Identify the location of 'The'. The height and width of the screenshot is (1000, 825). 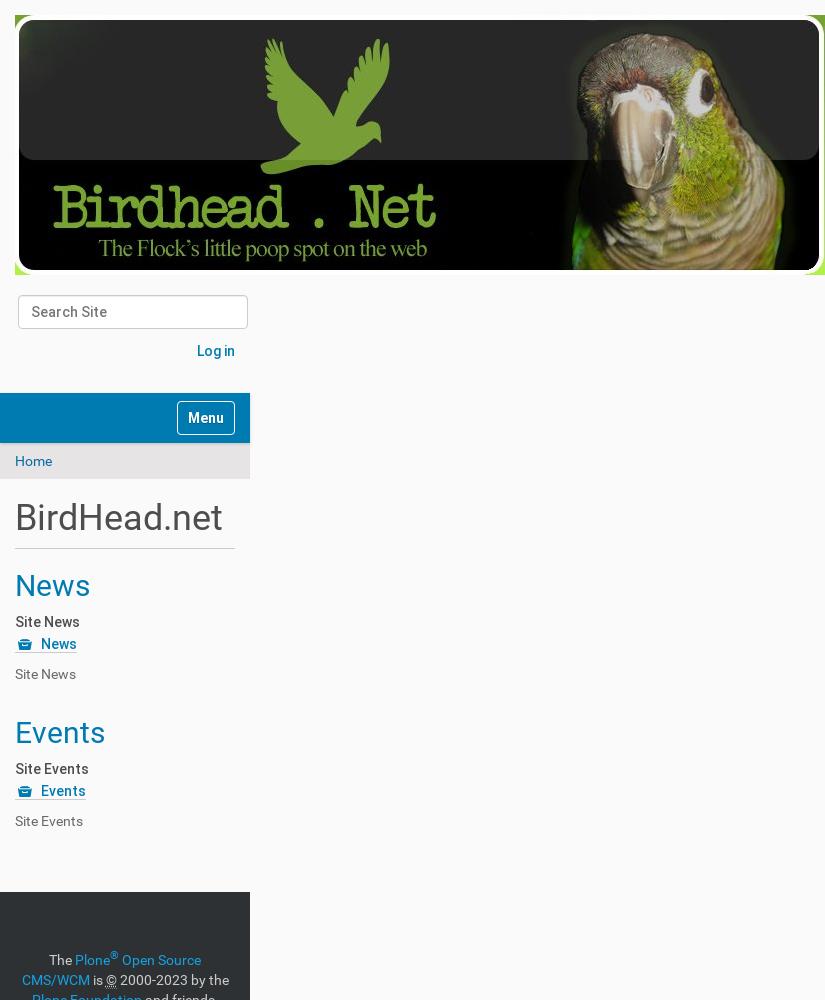
(62, 958).